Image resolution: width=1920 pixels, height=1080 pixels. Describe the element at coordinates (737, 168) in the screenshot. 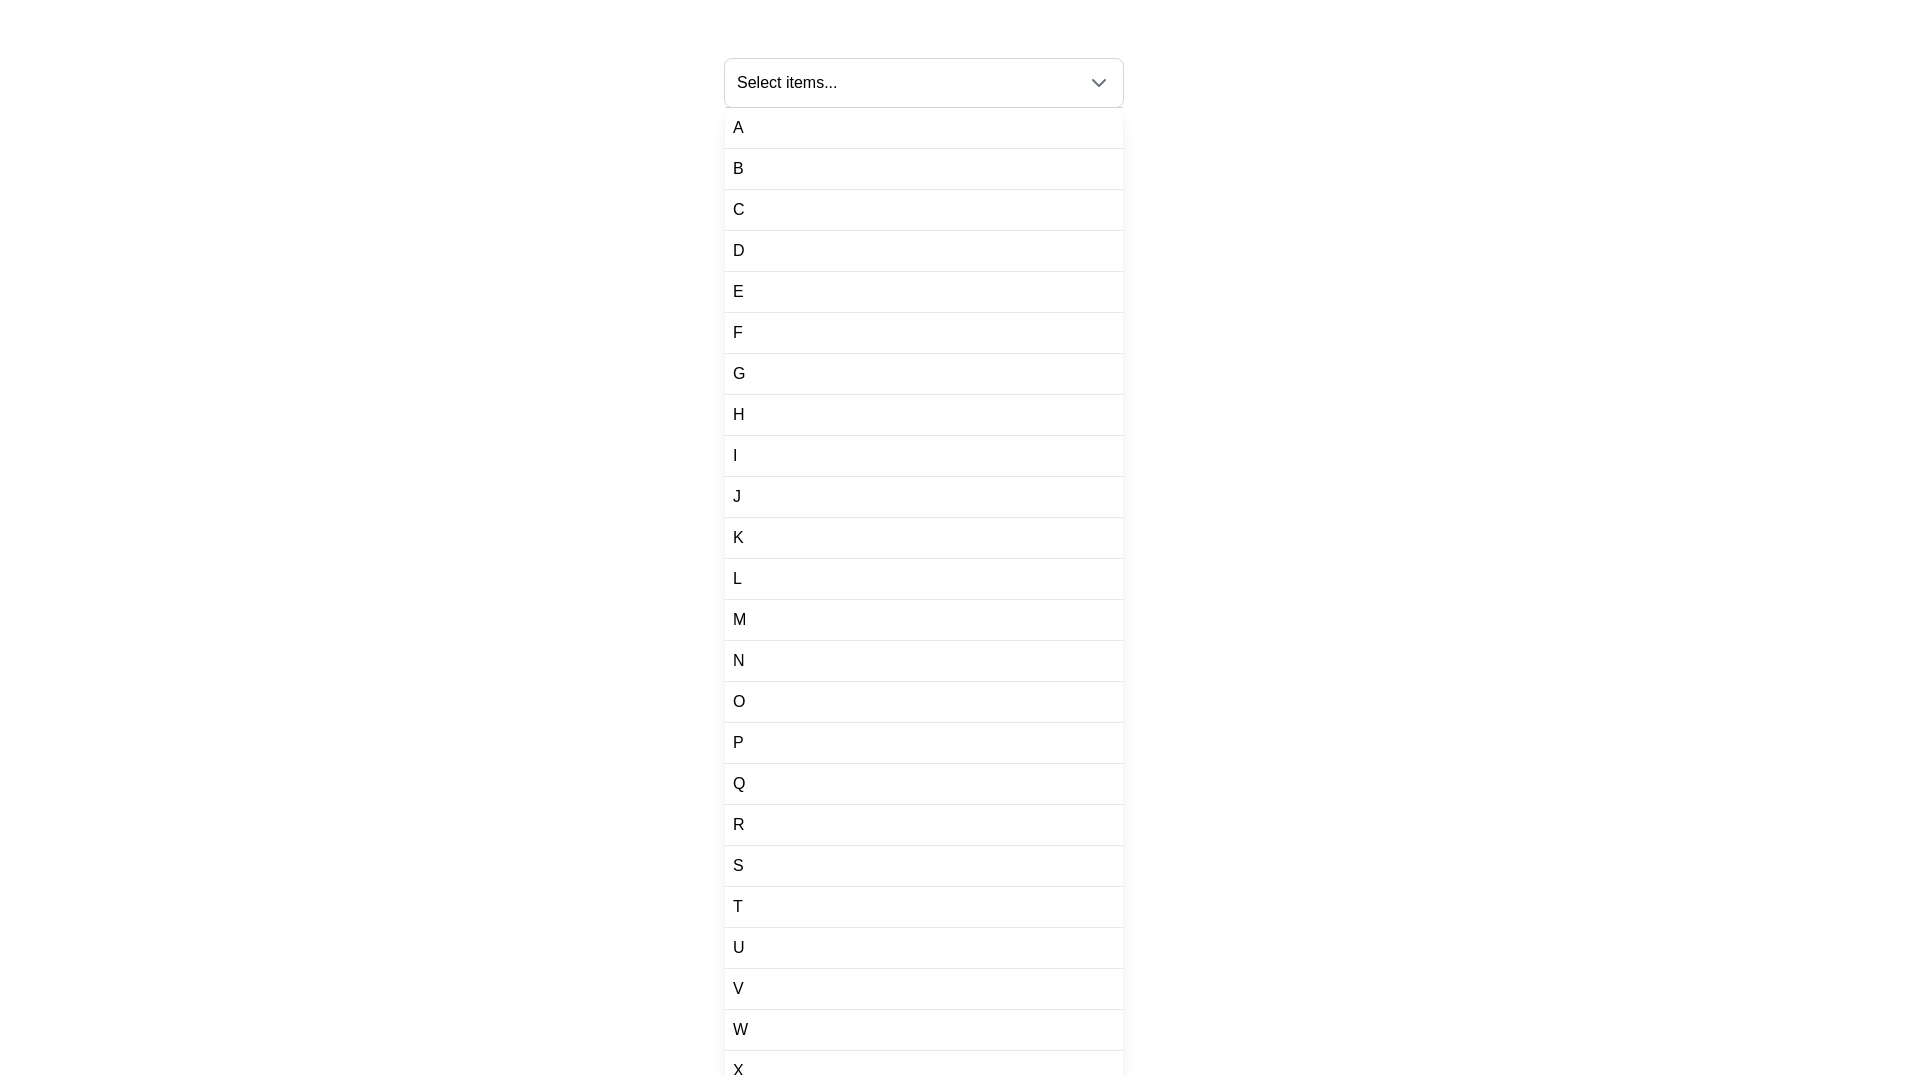

I see `the text label representing option 'B' in the dropdown list` at that location.